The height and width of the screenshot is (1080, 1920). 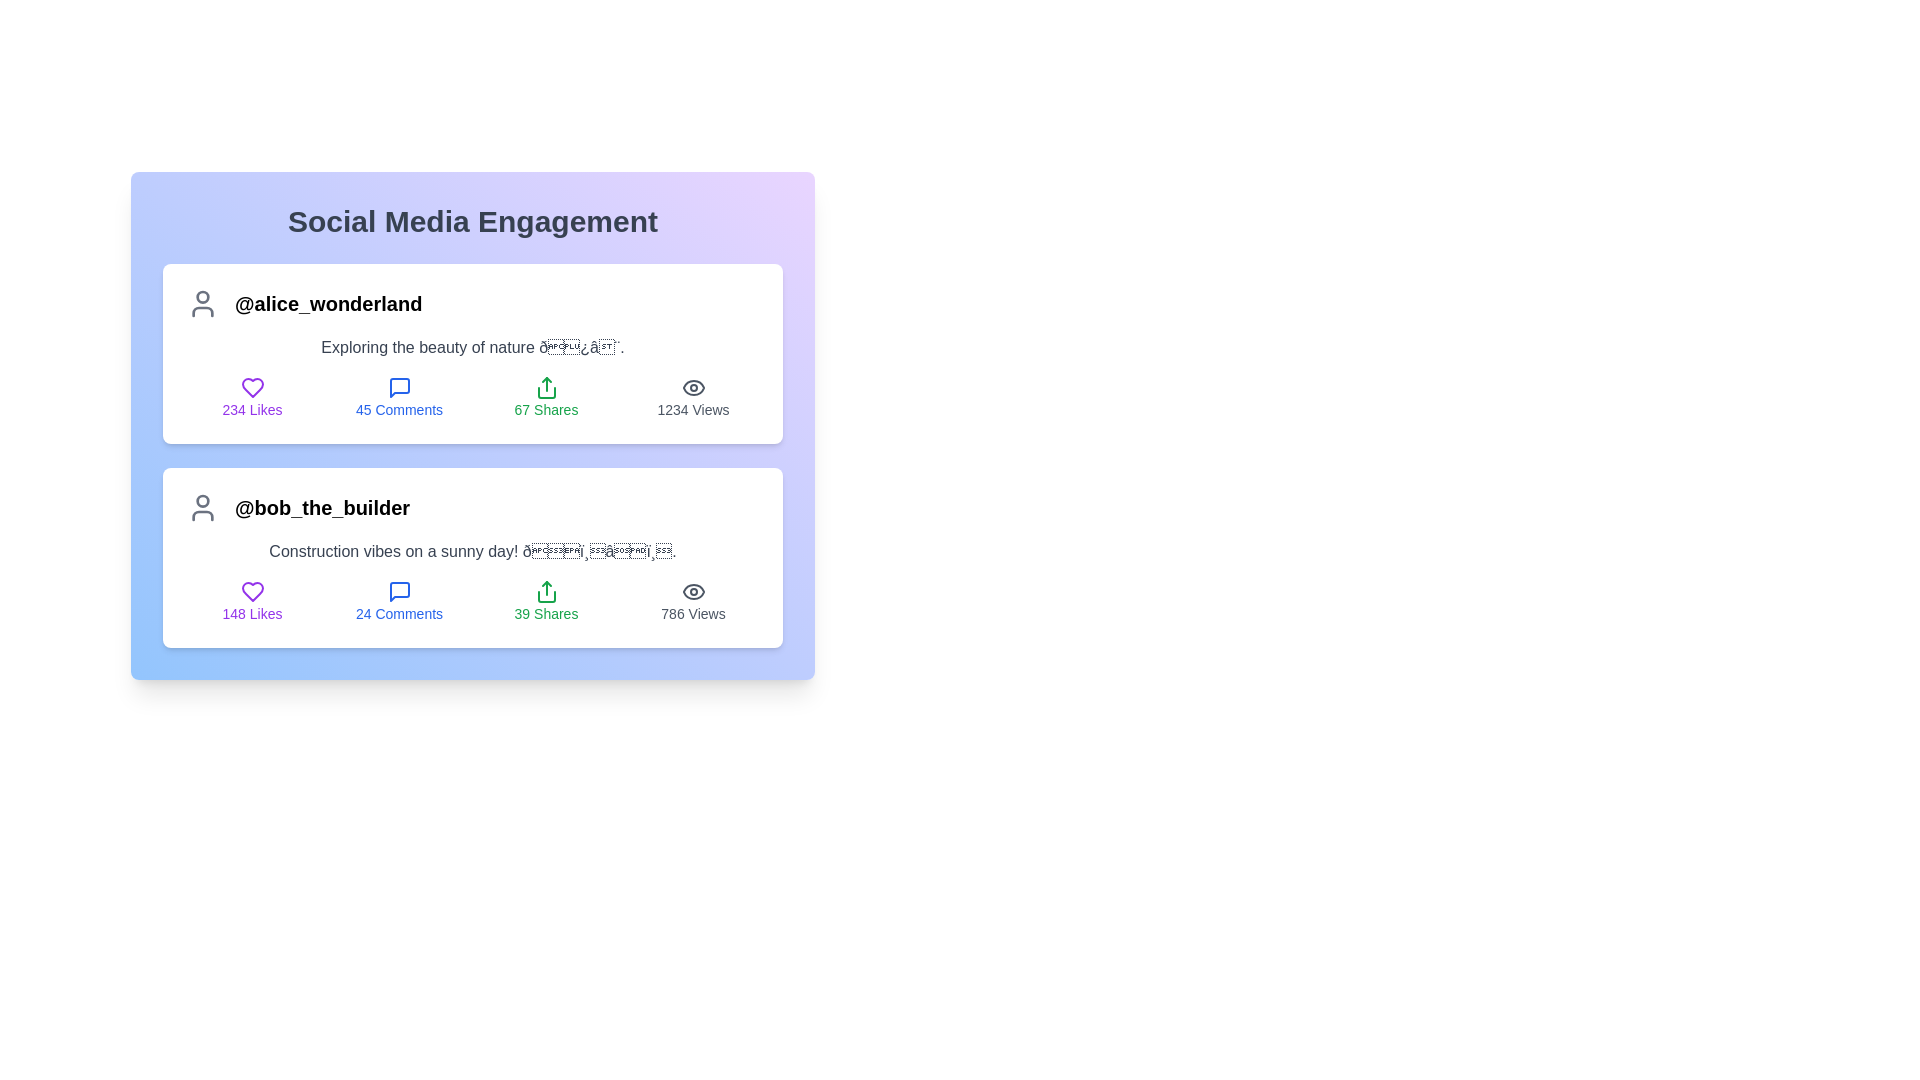 What do you see at coordinates (693, 600) in the screenshot?
I see `the Information display element that shows '786 Views' with an eye icon, located at the bottom-right of the engagement metrics grid` at bounding box center [693, 600].